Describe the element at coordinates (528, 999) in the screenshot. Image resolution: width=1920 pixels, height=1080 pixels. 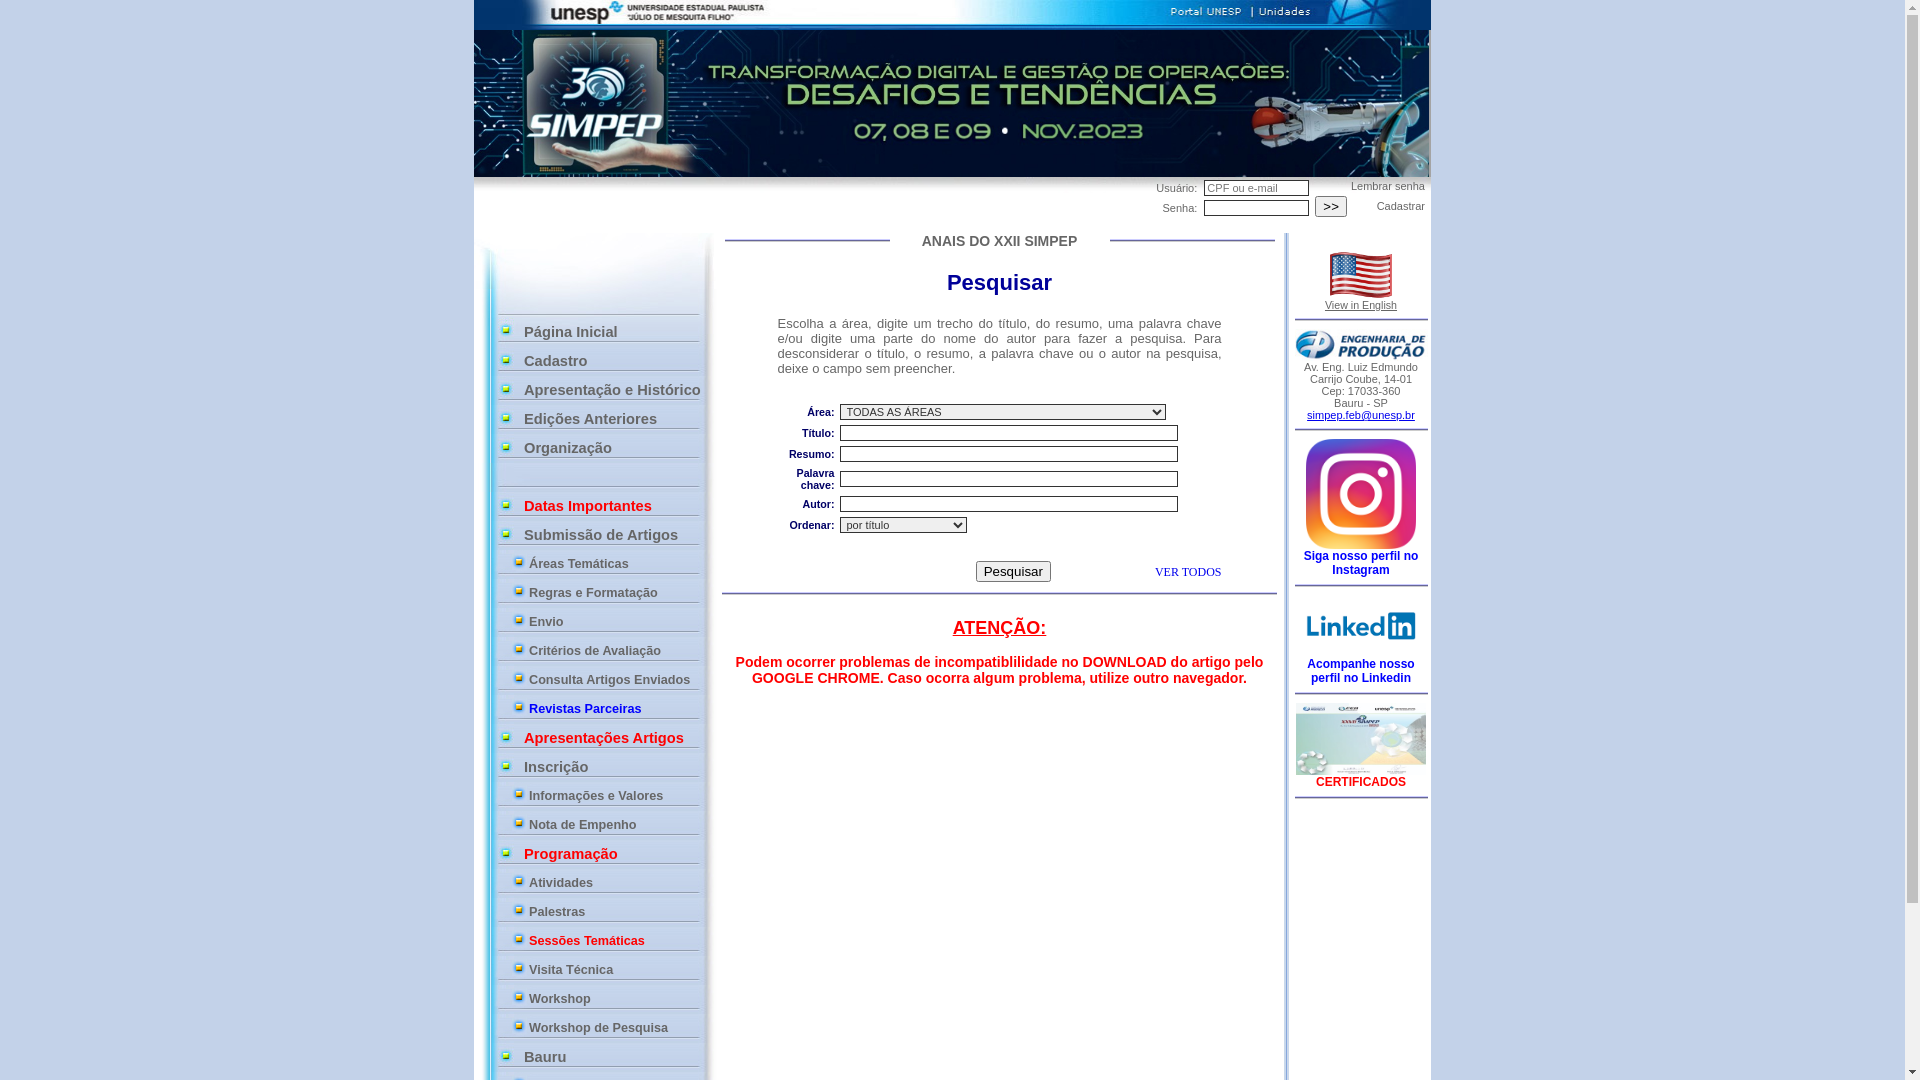
I see `'Workshop'` at that location.